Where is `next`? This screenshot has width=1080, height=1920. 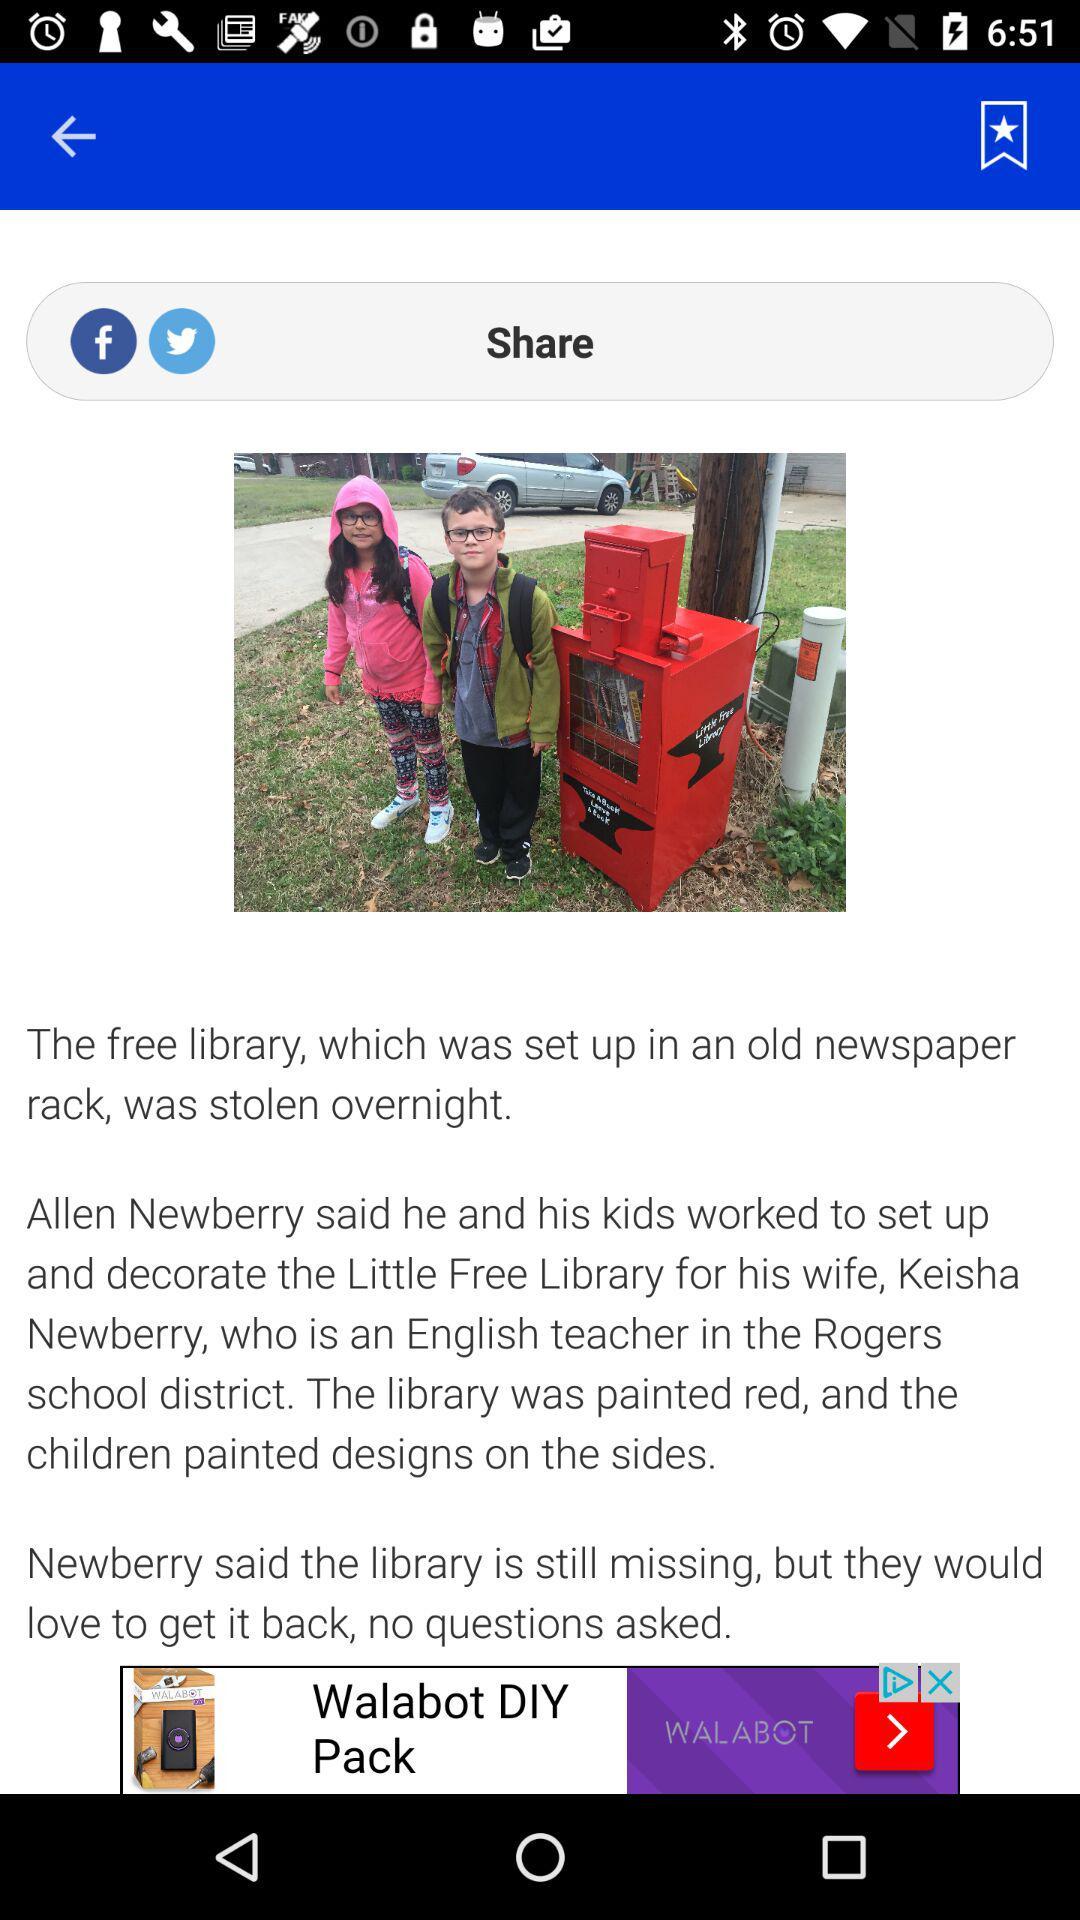 next is located at coordinates (72, 135).